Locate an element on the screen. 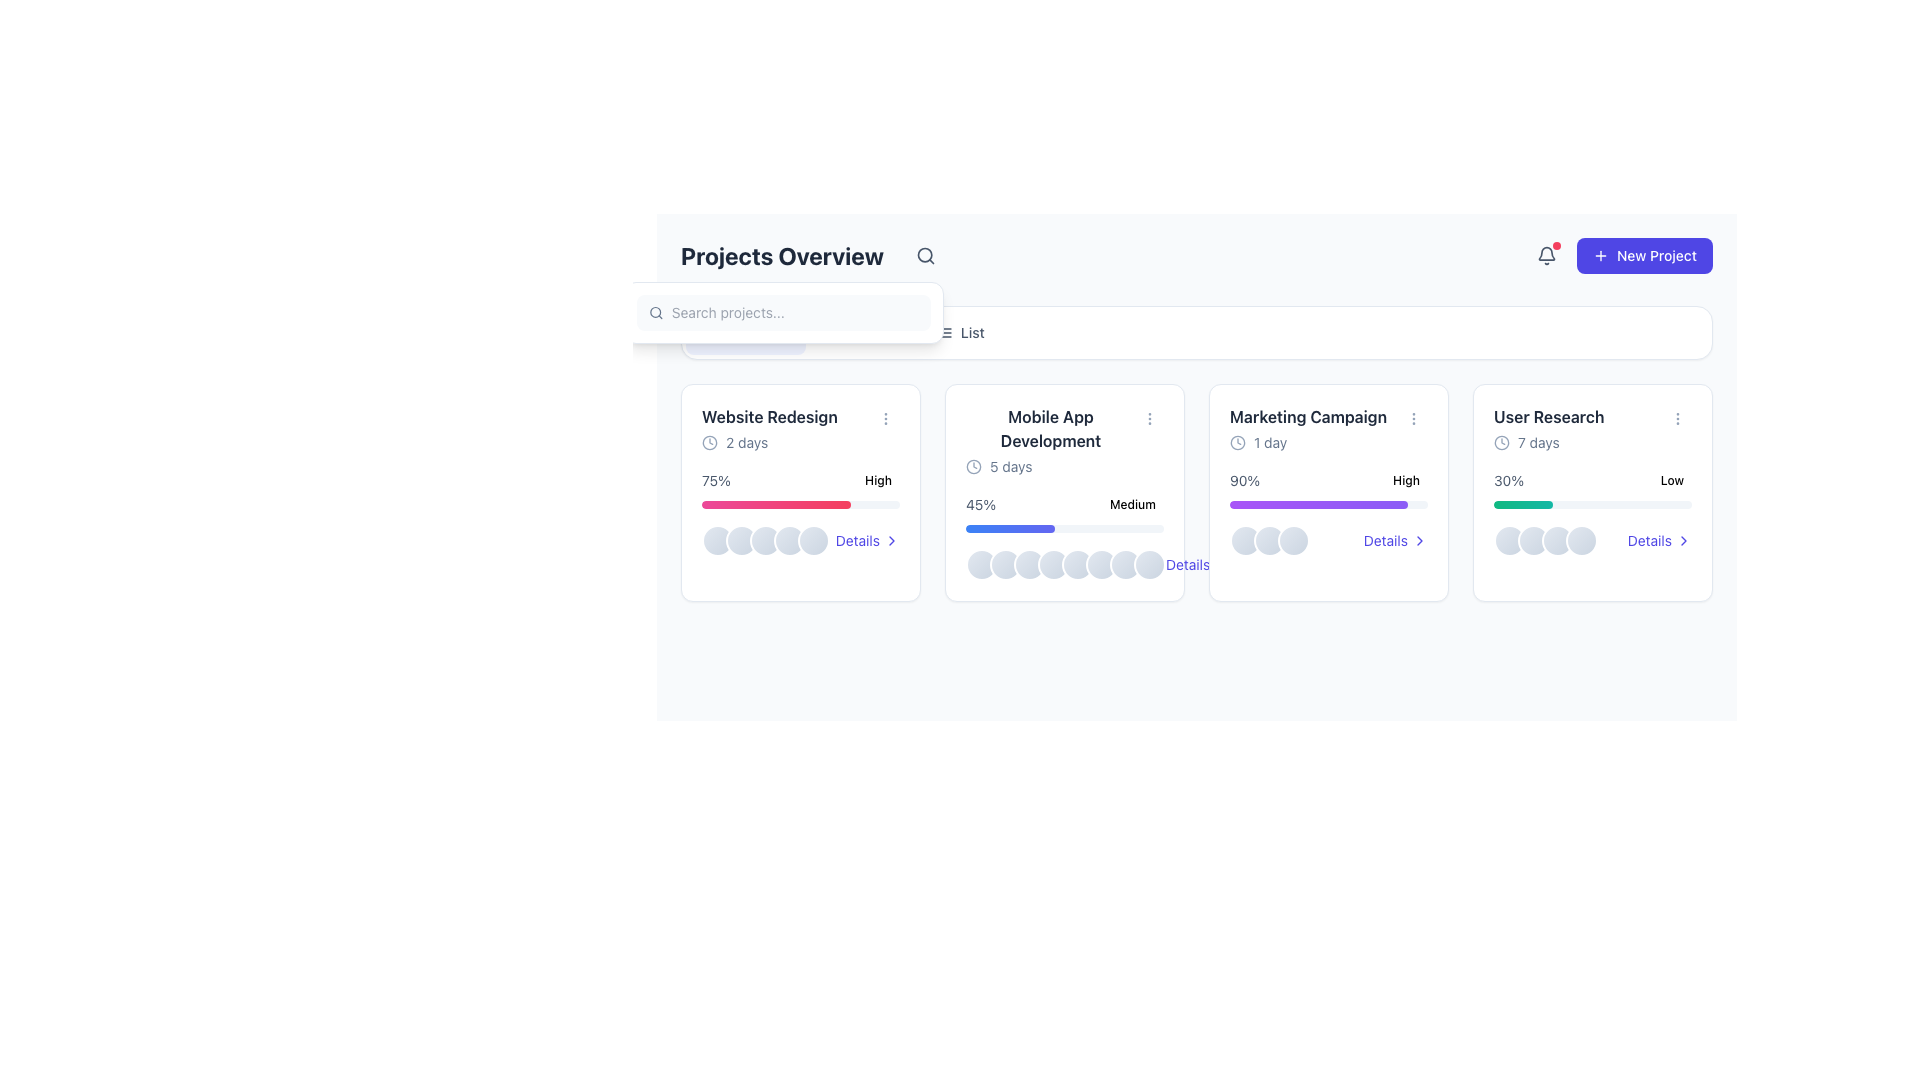 Image resolution: width=1920 pixels, height=1080 pixels. the 'Marketing Campaign' label, which is styled in bold dark slate text and located at the top of the third project card in a row of cards is located at coordinates (1308, 415).